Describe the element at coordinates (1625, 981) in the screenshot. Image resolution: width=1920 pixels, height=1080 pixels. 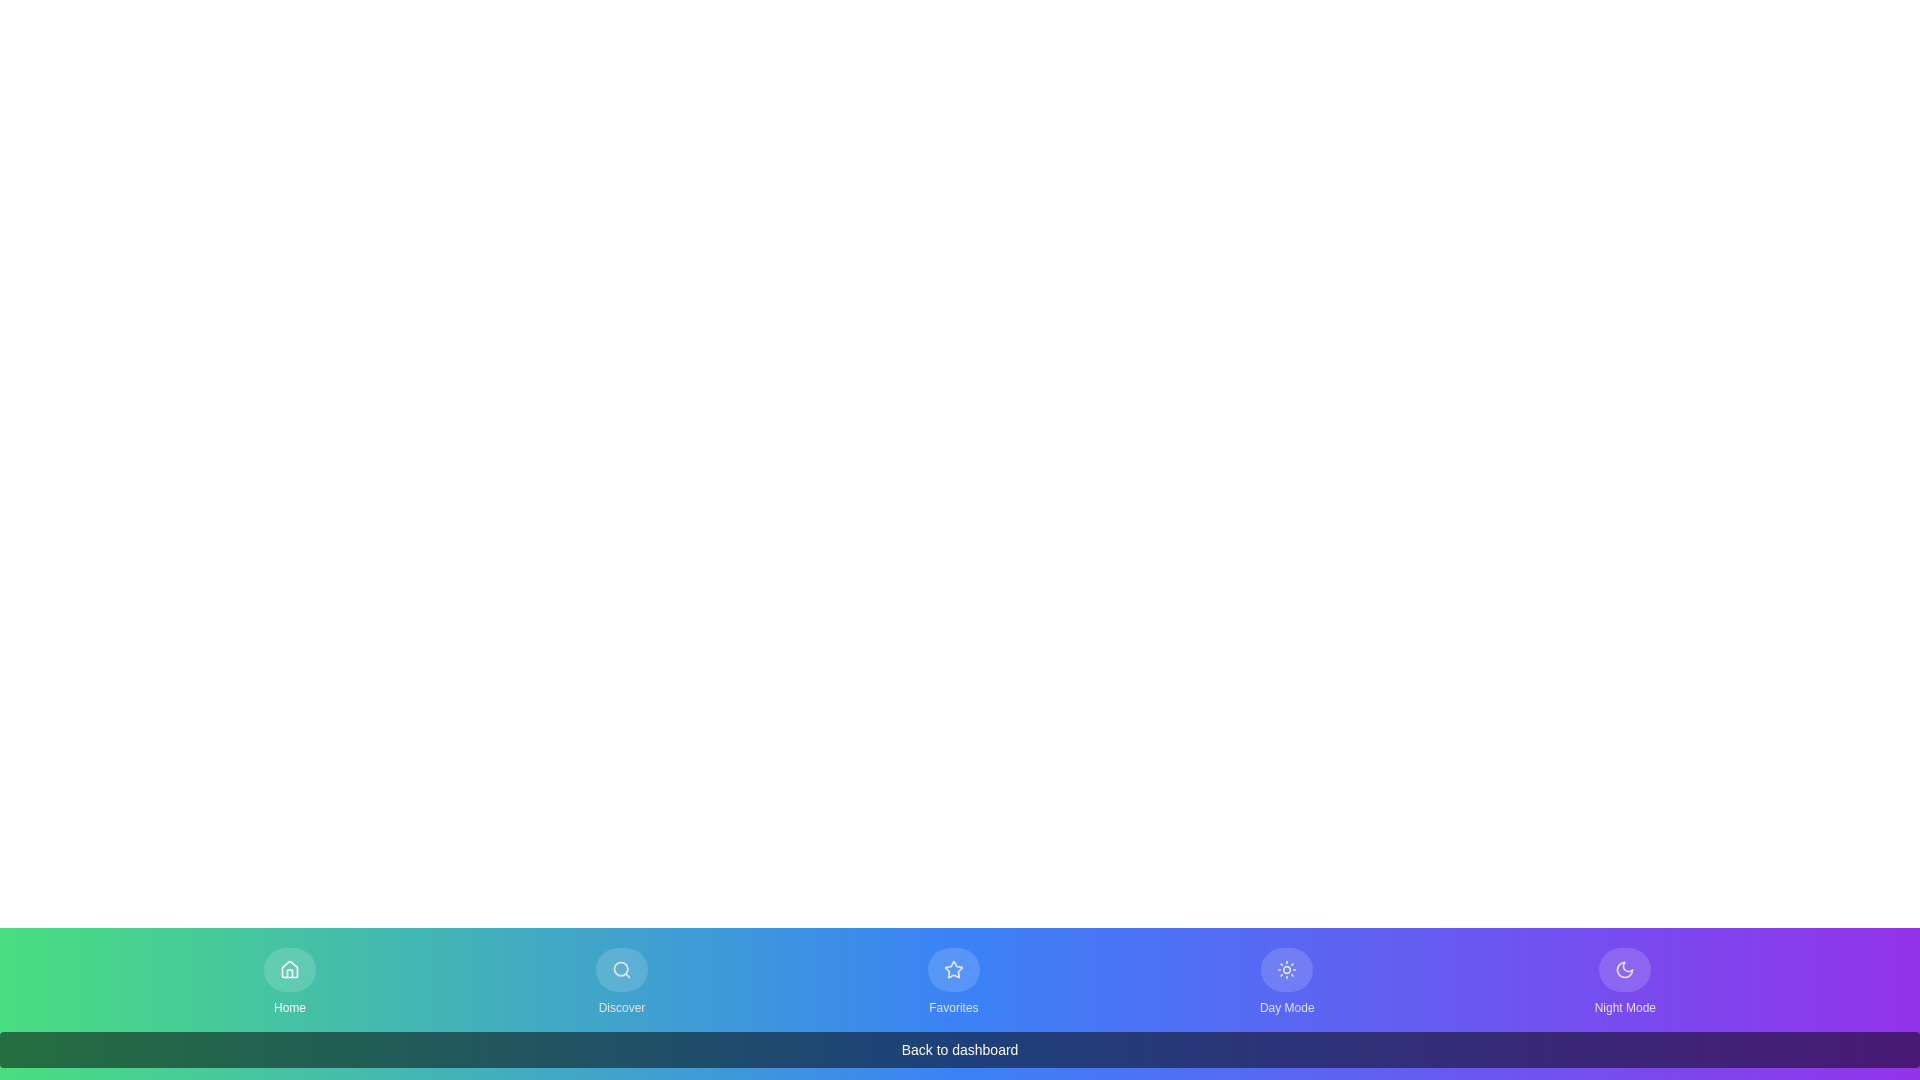
I see `the button labeled Night Mode to observe its hover state change` at that location.